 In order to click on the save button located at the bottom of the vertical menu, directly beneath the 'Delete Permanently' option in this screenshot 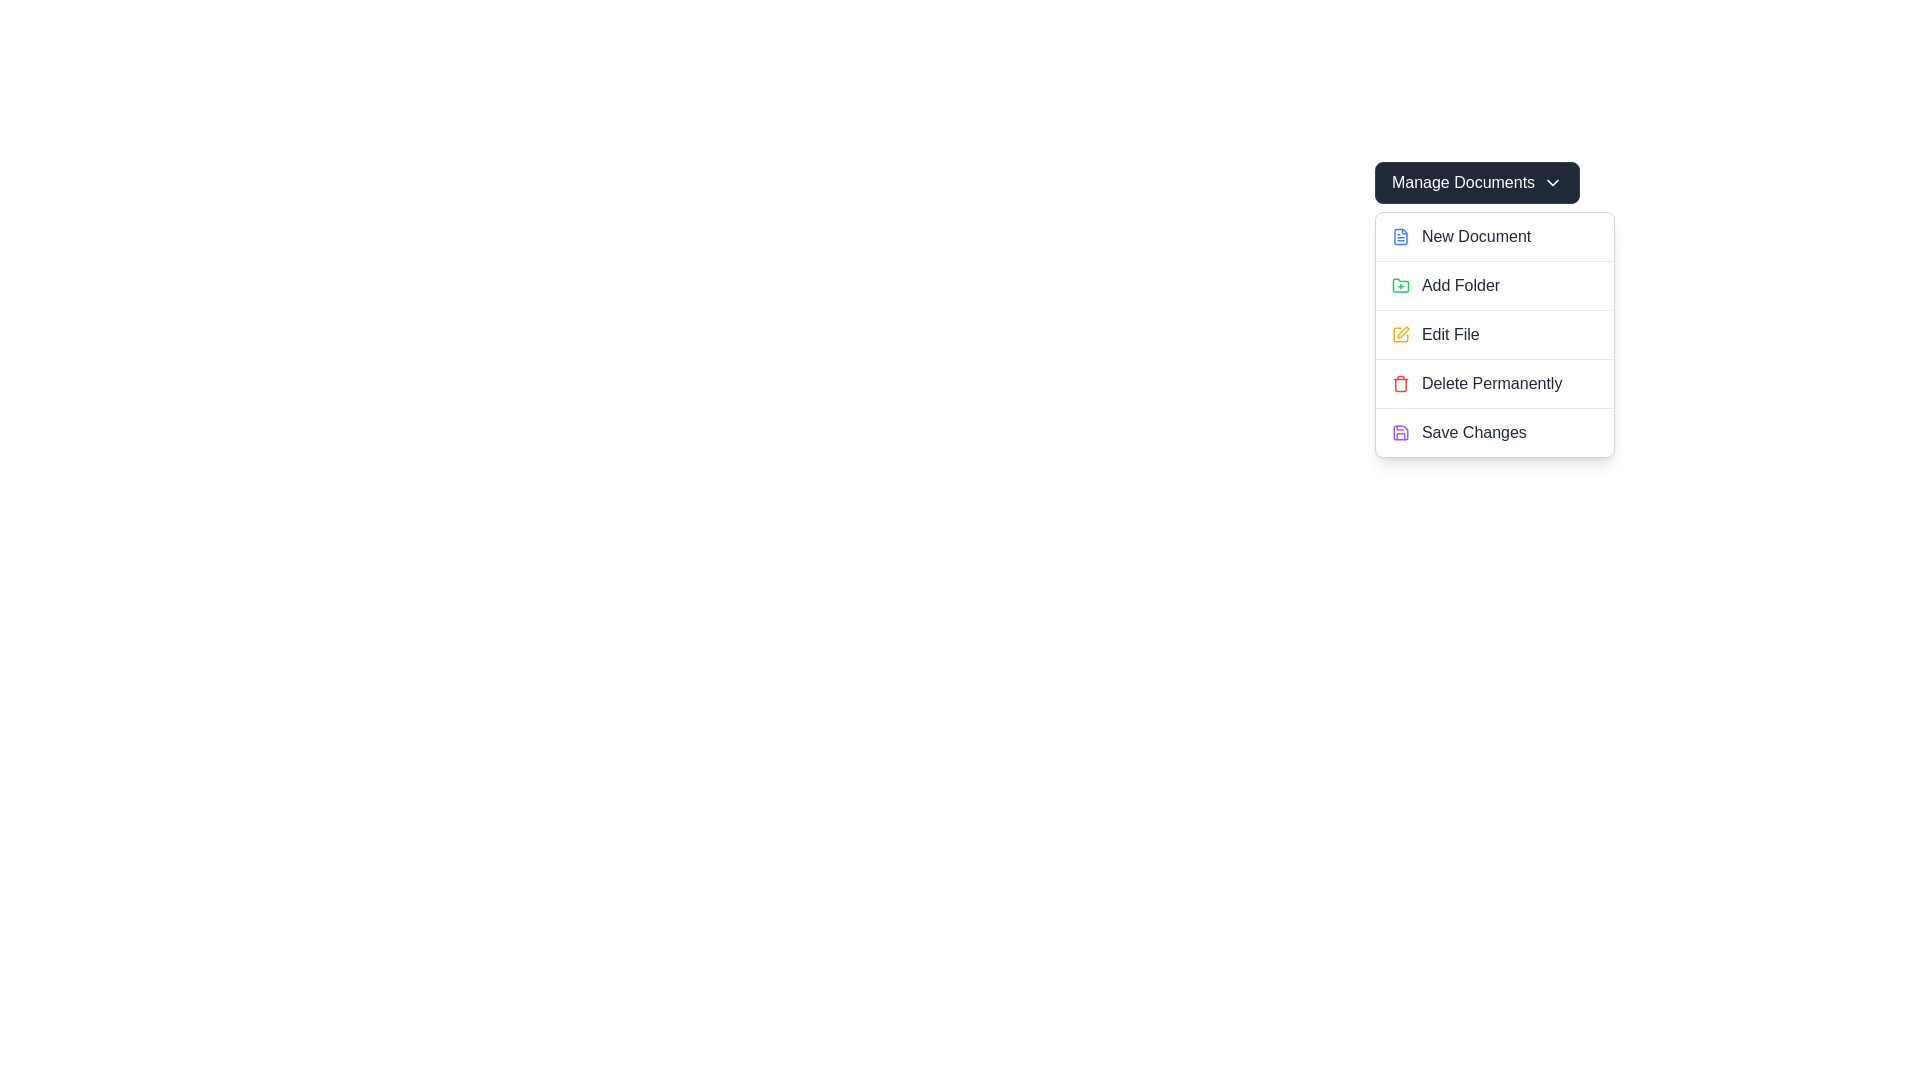, I will do `click(1494, 431)`.